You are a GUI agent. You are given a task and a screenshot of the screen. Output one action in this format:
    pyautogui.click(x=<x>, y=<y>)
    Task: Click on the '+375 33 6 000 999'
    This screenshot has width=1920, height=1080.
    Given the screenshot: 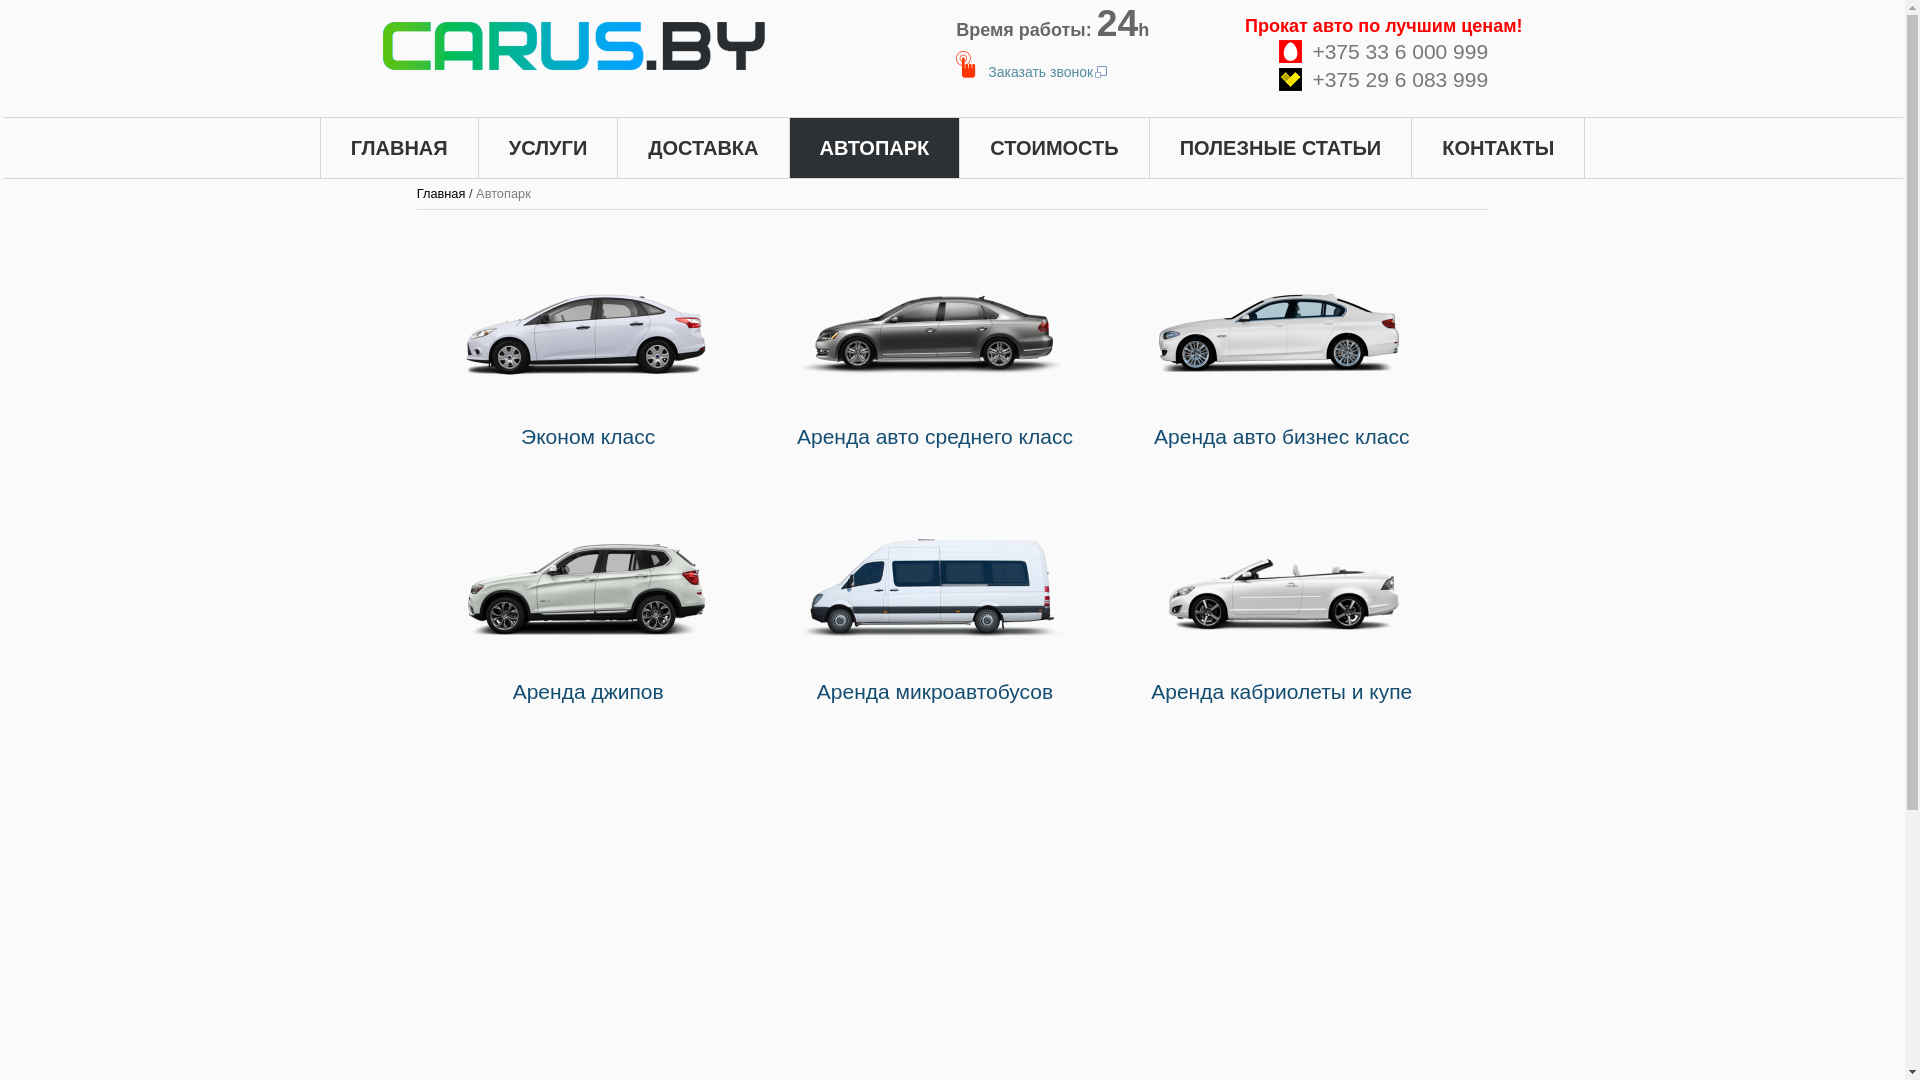 What is the action you would take?
    pyautogui.click(x=1382, y=50)
    